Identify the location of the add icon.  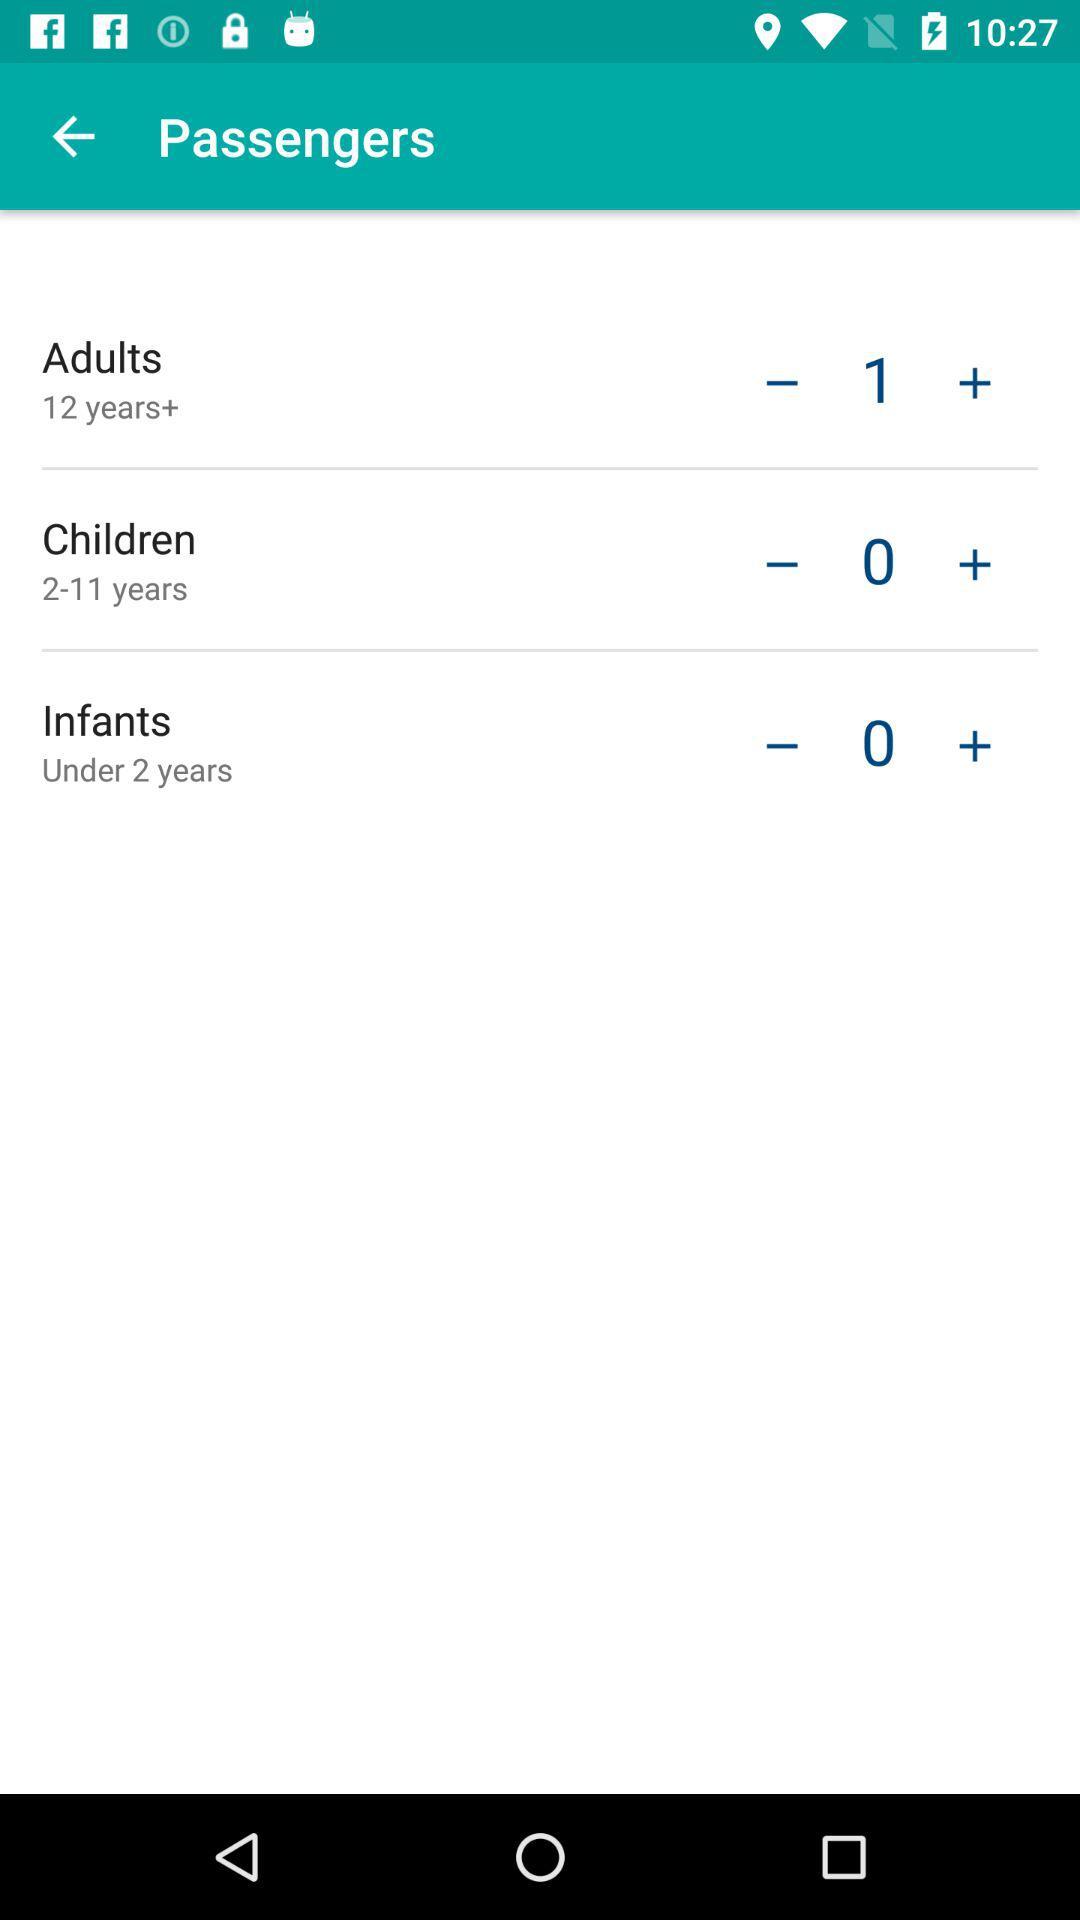
(974, 561).